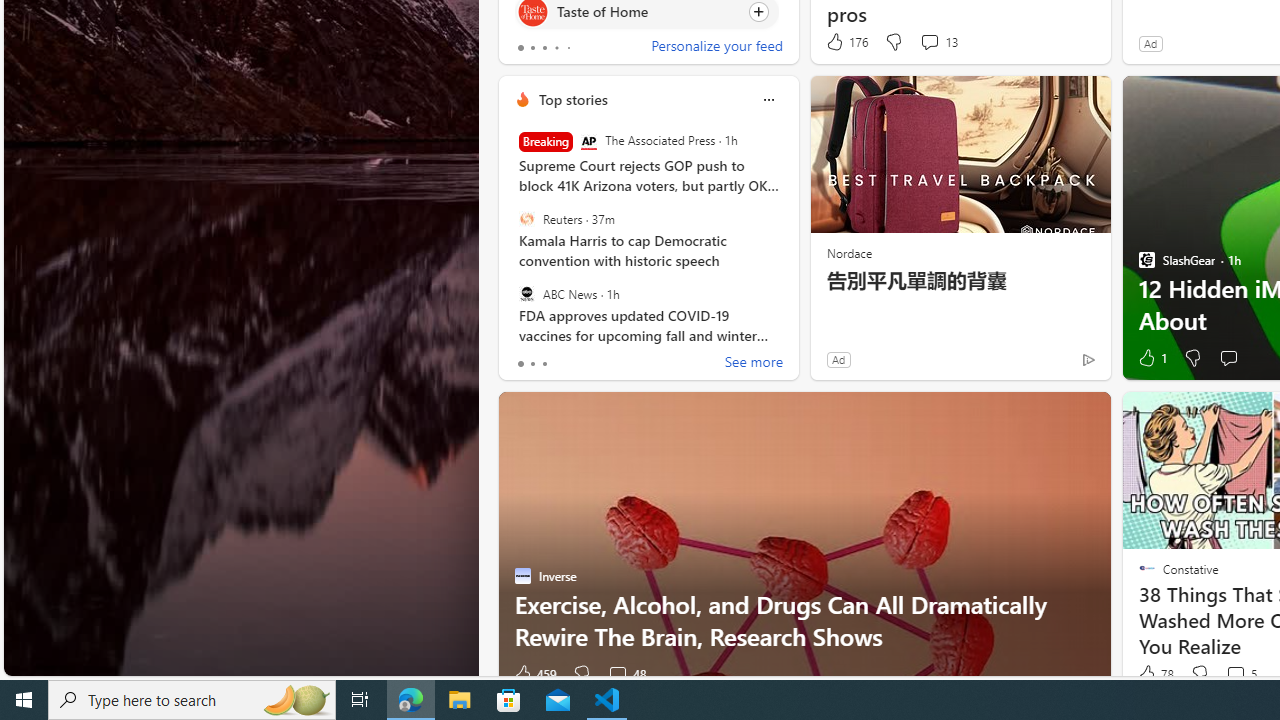 The height and width of the screenshot is (720, 1280). What do you see at coordinates (716, 46) in the screenshot?
I see `'Personalize your feed'` at bounding box center [716, 46].